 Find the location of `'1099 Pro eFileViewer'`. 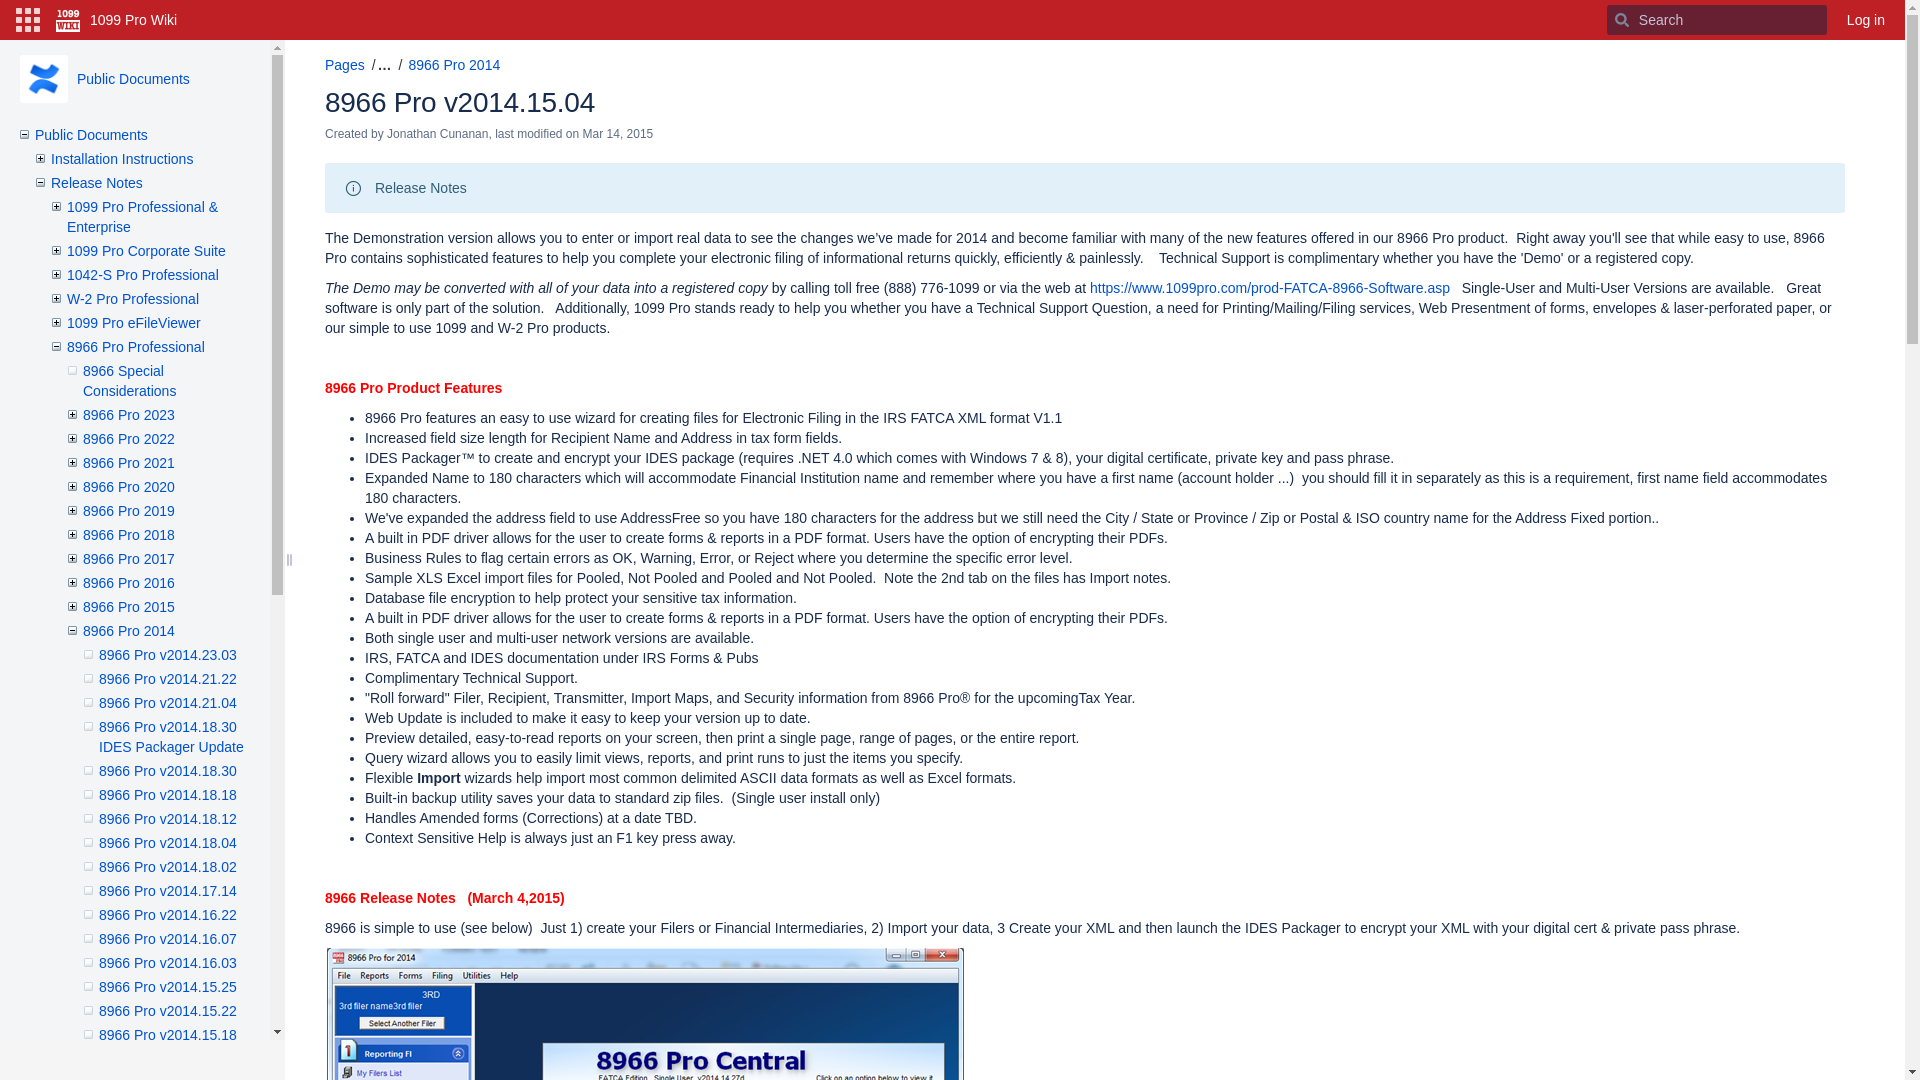

'1099 Pro eFileViewer' is located at coordinates (133, 322).